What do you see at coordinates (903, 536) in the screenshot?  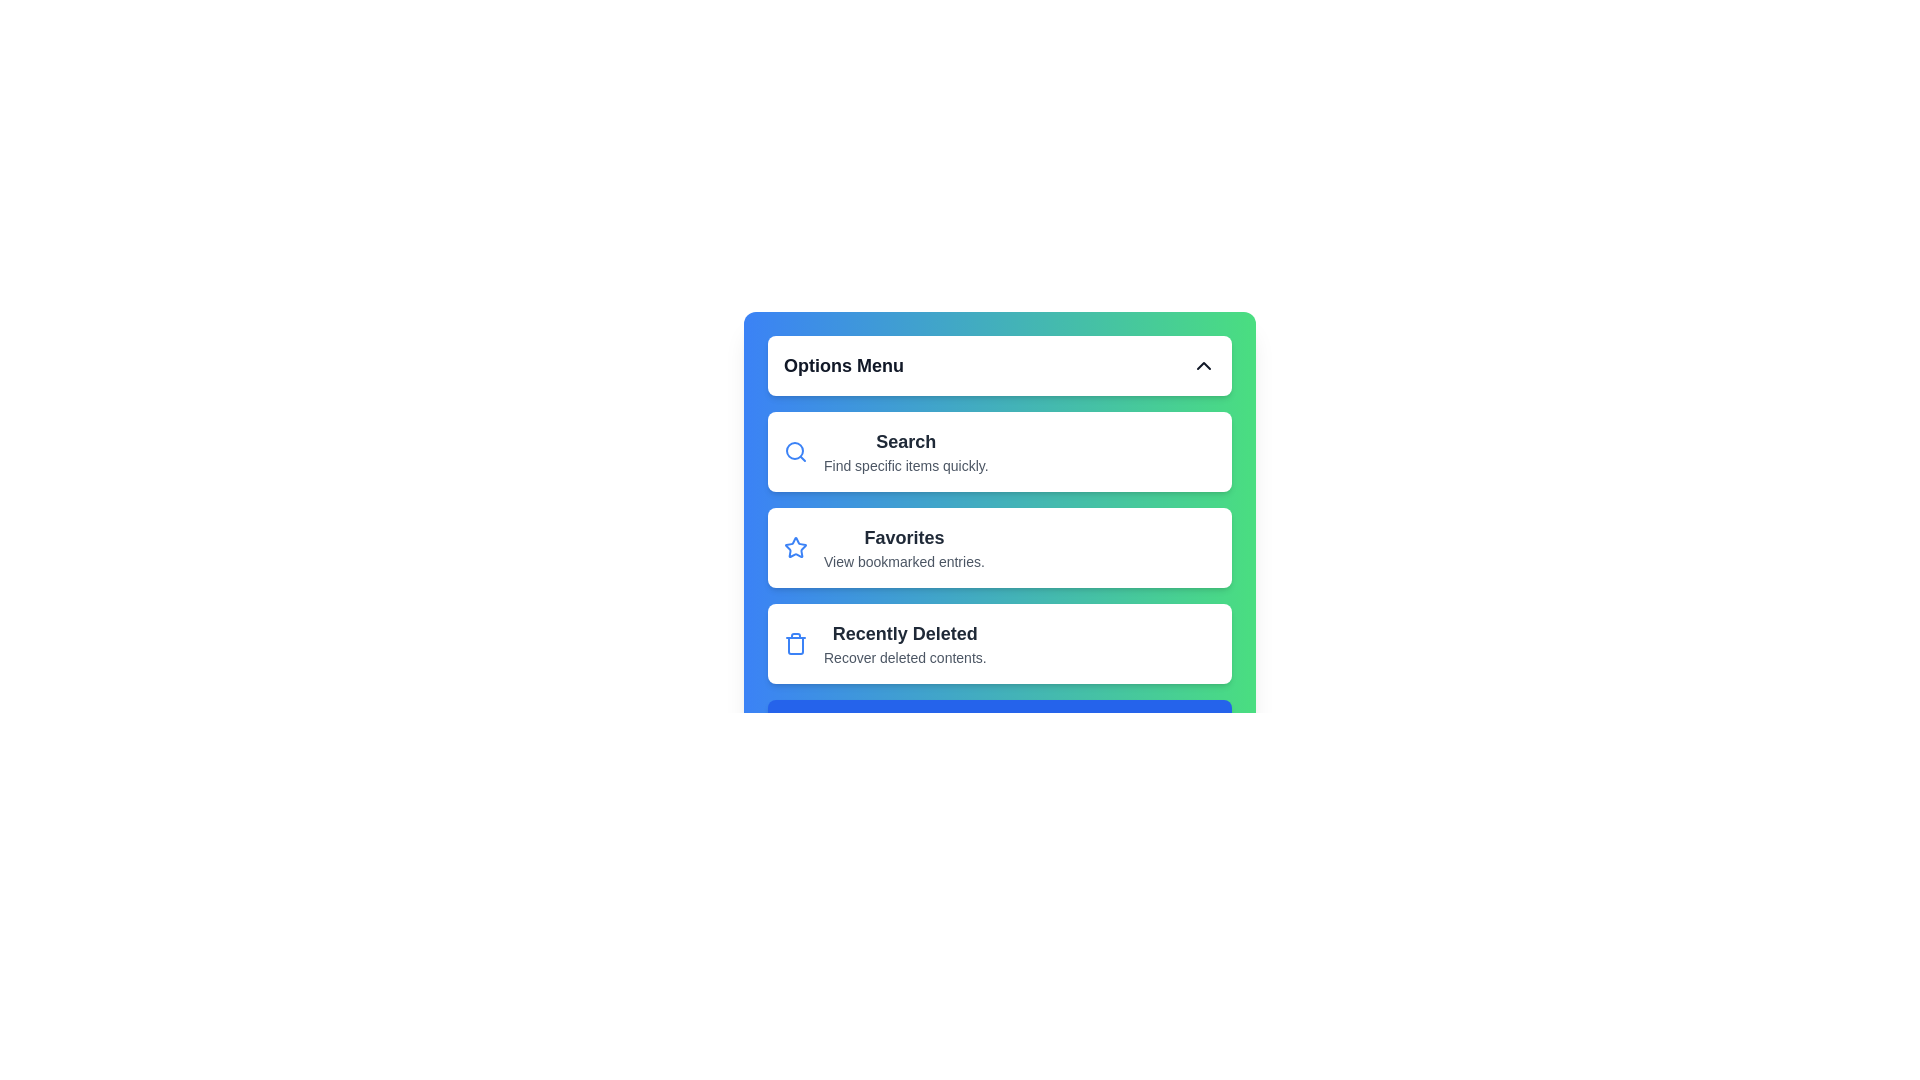 I see `the 'Favorites' label which identifies the 'Favorites' section in the menu interface, positioned between 'Search' and 'Recently Deleted'` at bounding box center [903, 536].